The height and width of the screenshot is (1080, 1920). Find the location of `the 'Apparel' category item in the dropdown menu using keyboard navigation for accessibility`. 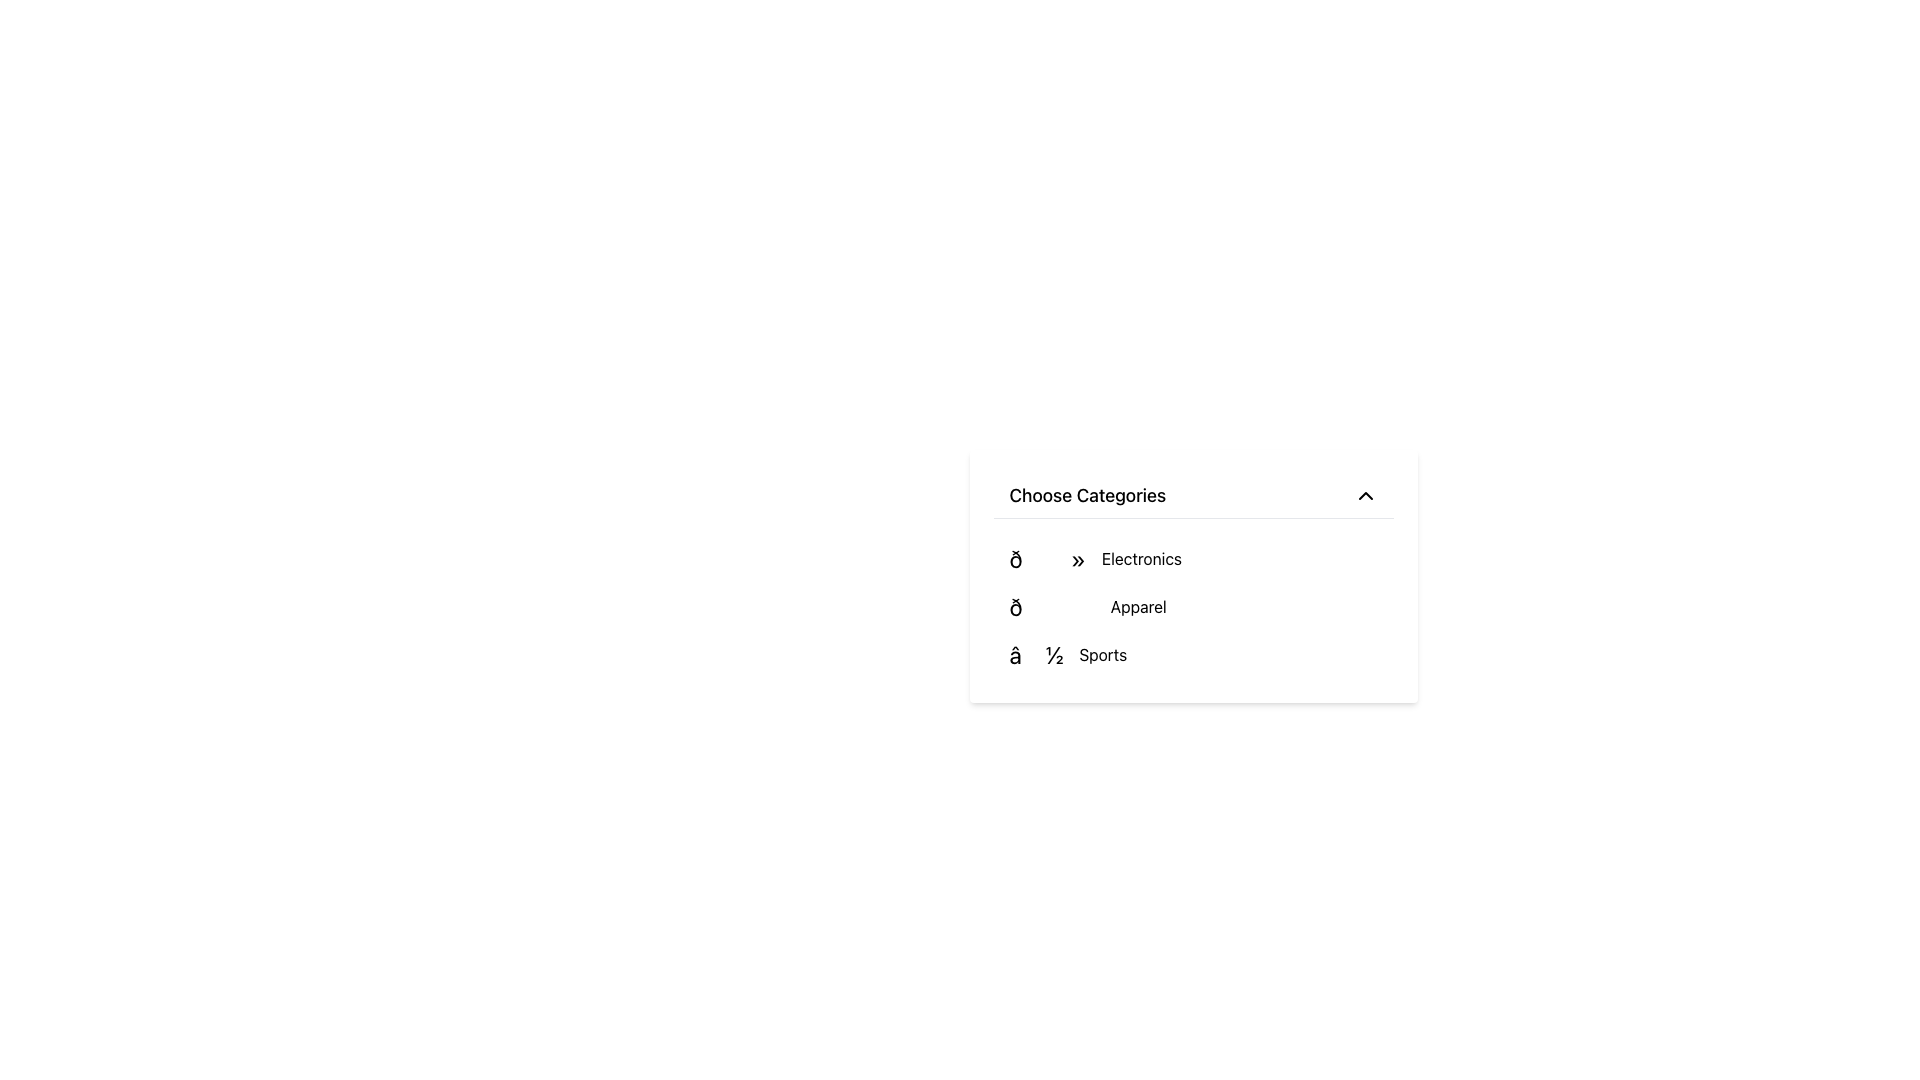

the 'Apparel' category item in the dropdown menu using keyboard navigation for accessibility is located at coordinates (1193, 605).